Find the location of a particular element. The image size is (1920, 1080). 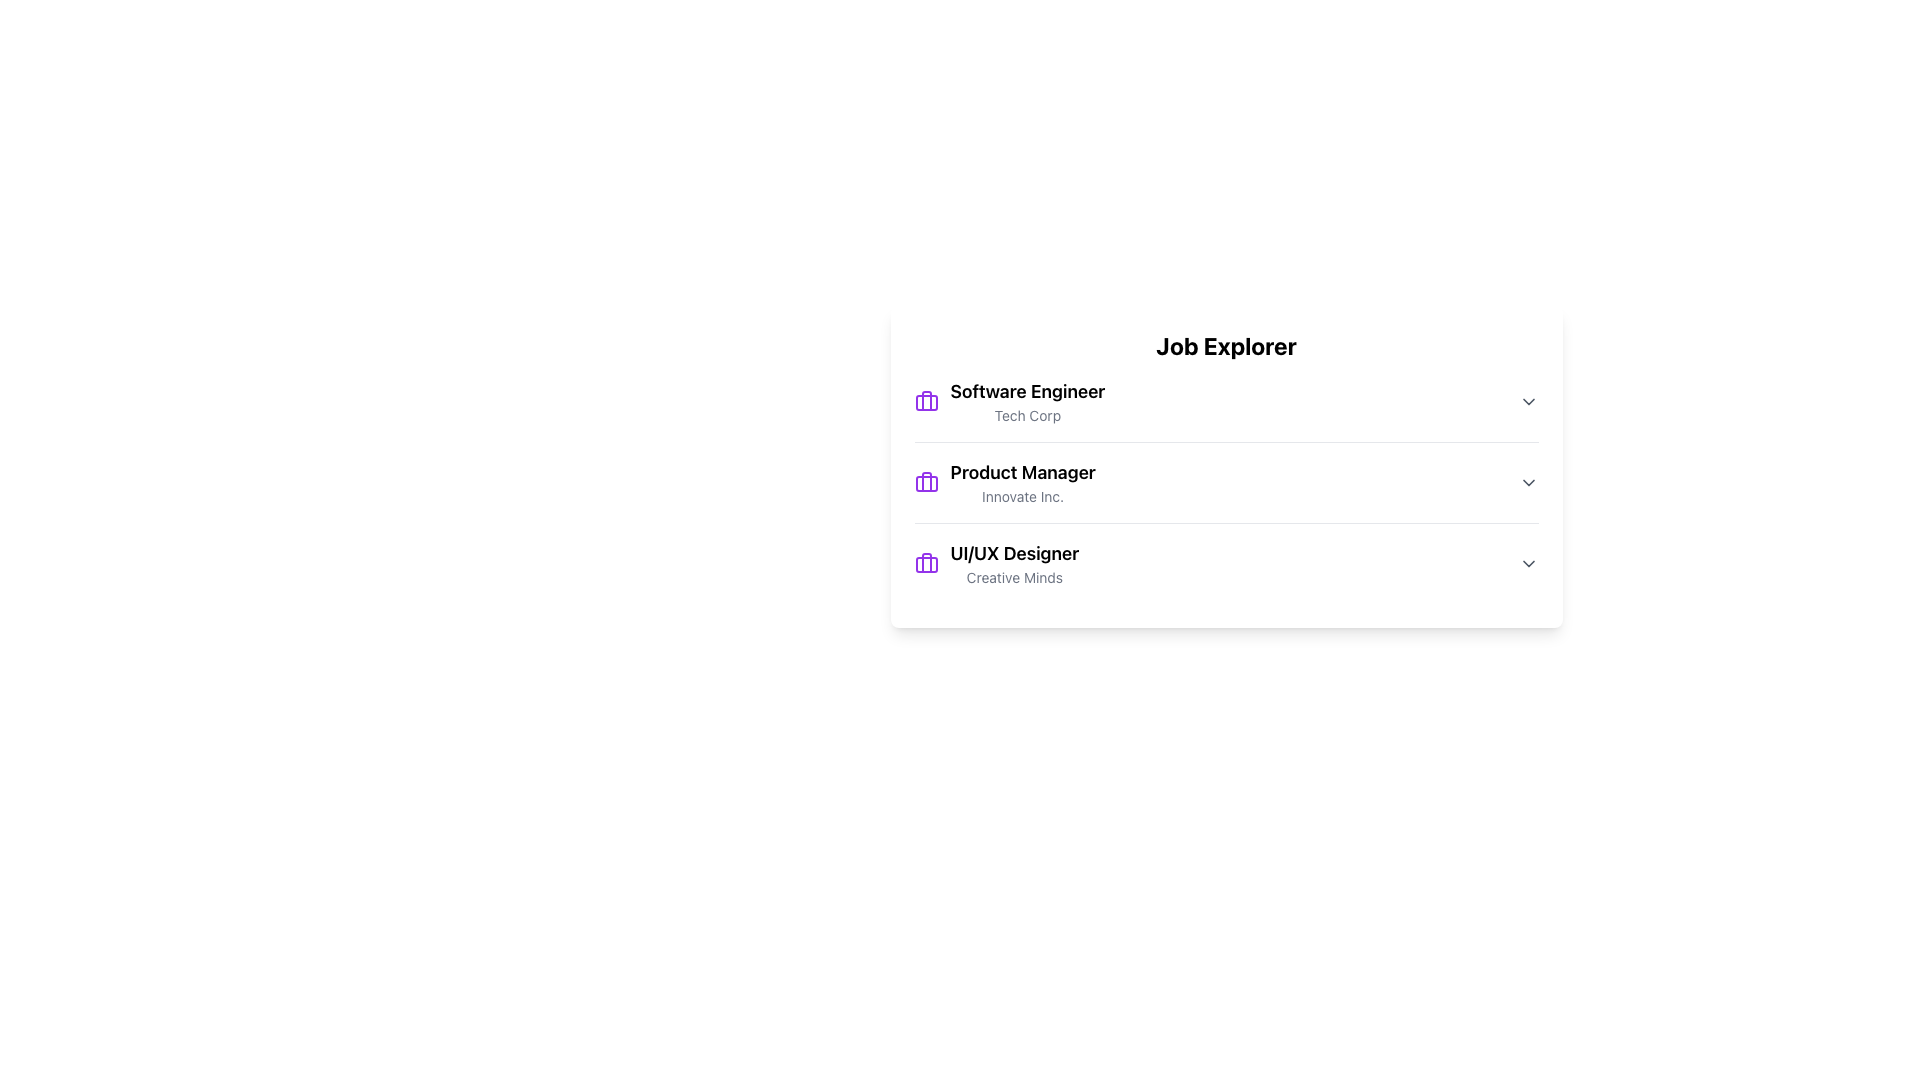

the first interactive job entry in the 'Job Explorer' section is located at coordinates (1225, 409).